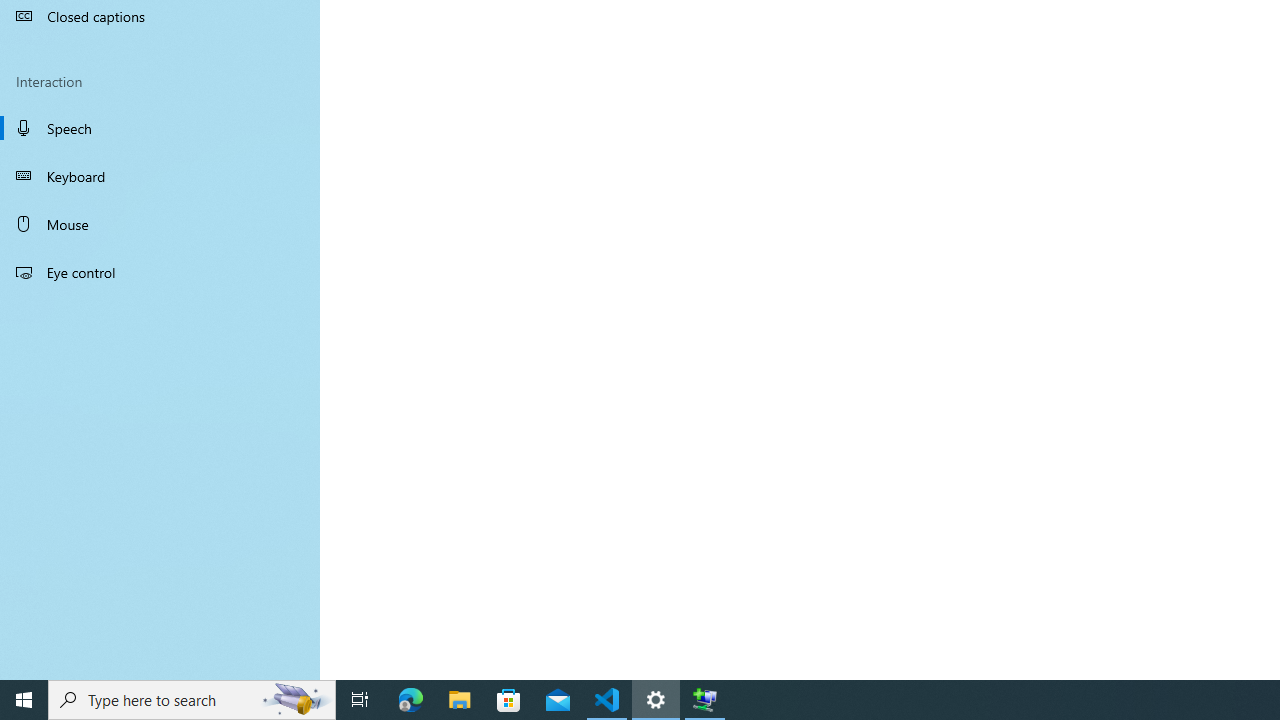 Image resolution: width=1280 pixels, height=720 pixels. Describe the element at coordinates (705, 698) in the screenshot. I see `'Extensible Wizards Host Process - 1 running window'` at that location.